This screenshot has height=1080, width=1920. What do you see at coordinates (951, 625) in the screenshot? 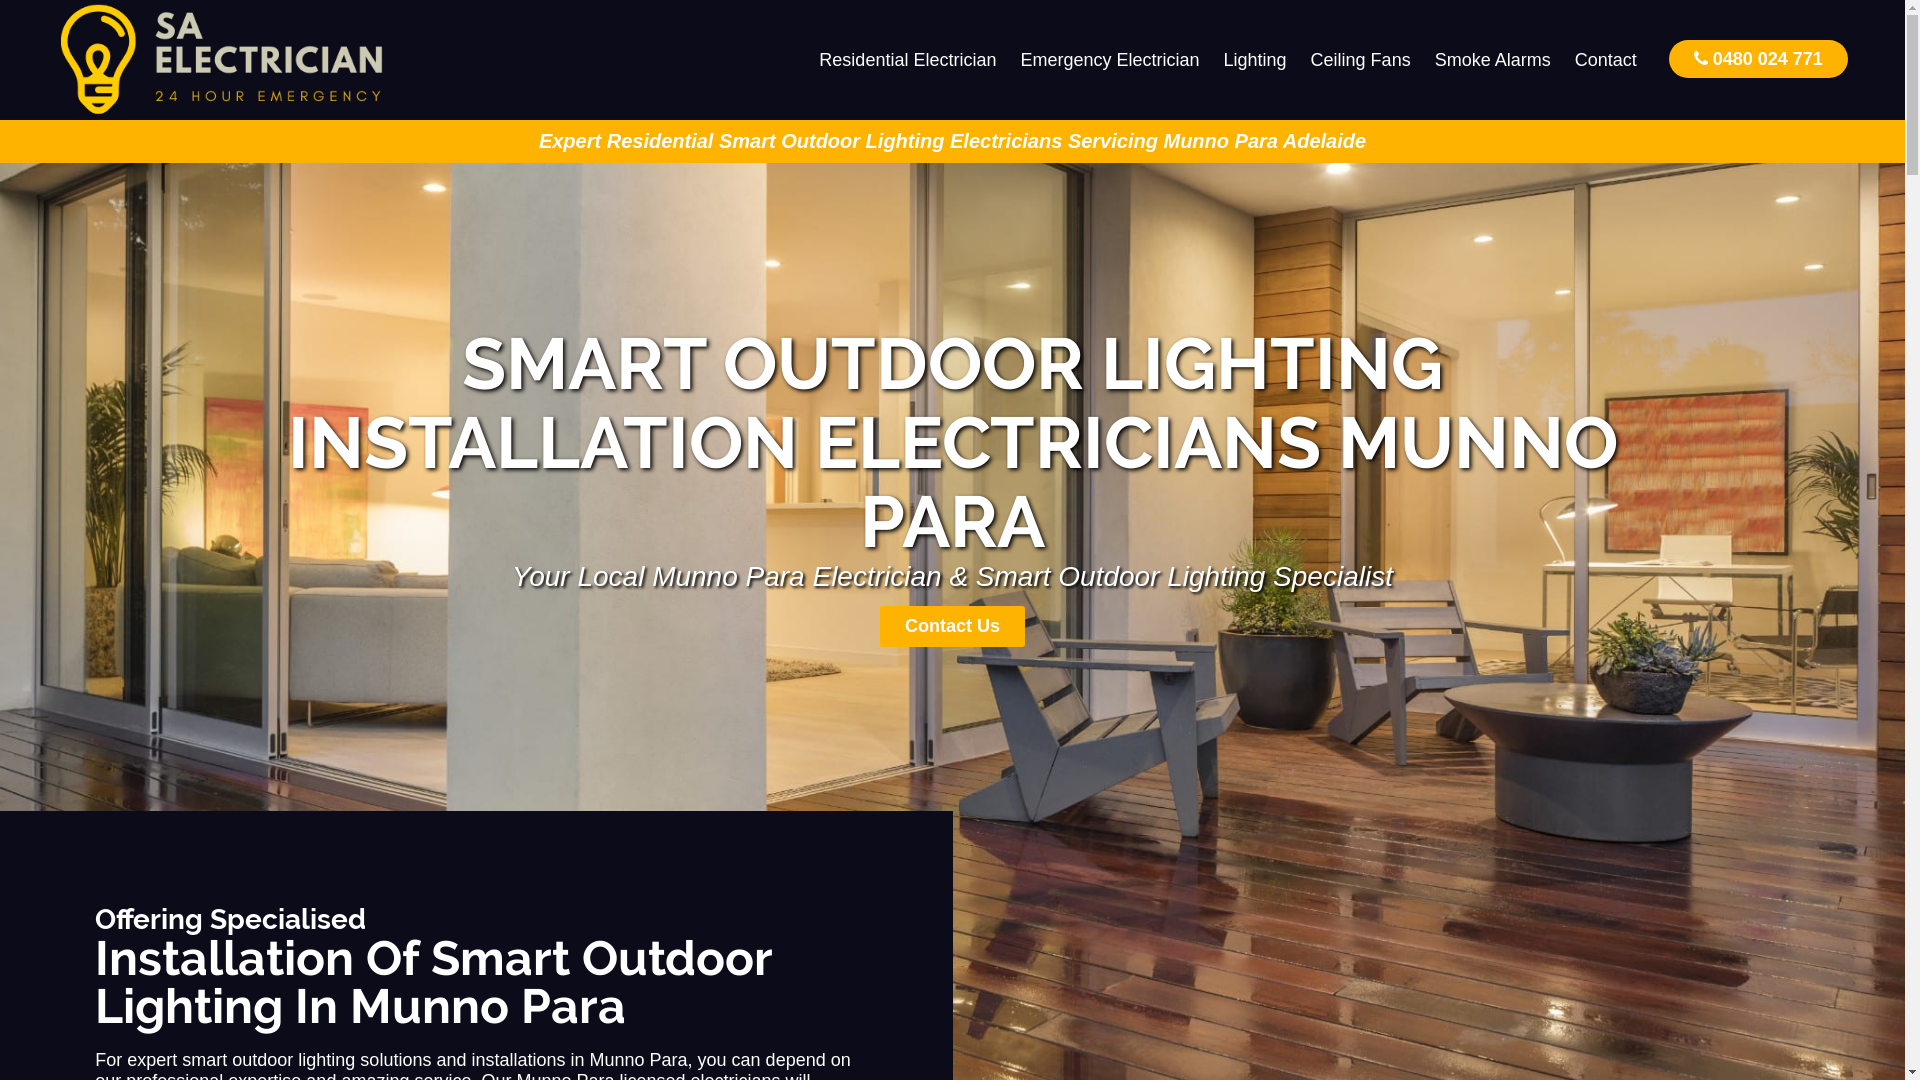
I see `'Contact Us'` at bounding box center [951, 625].